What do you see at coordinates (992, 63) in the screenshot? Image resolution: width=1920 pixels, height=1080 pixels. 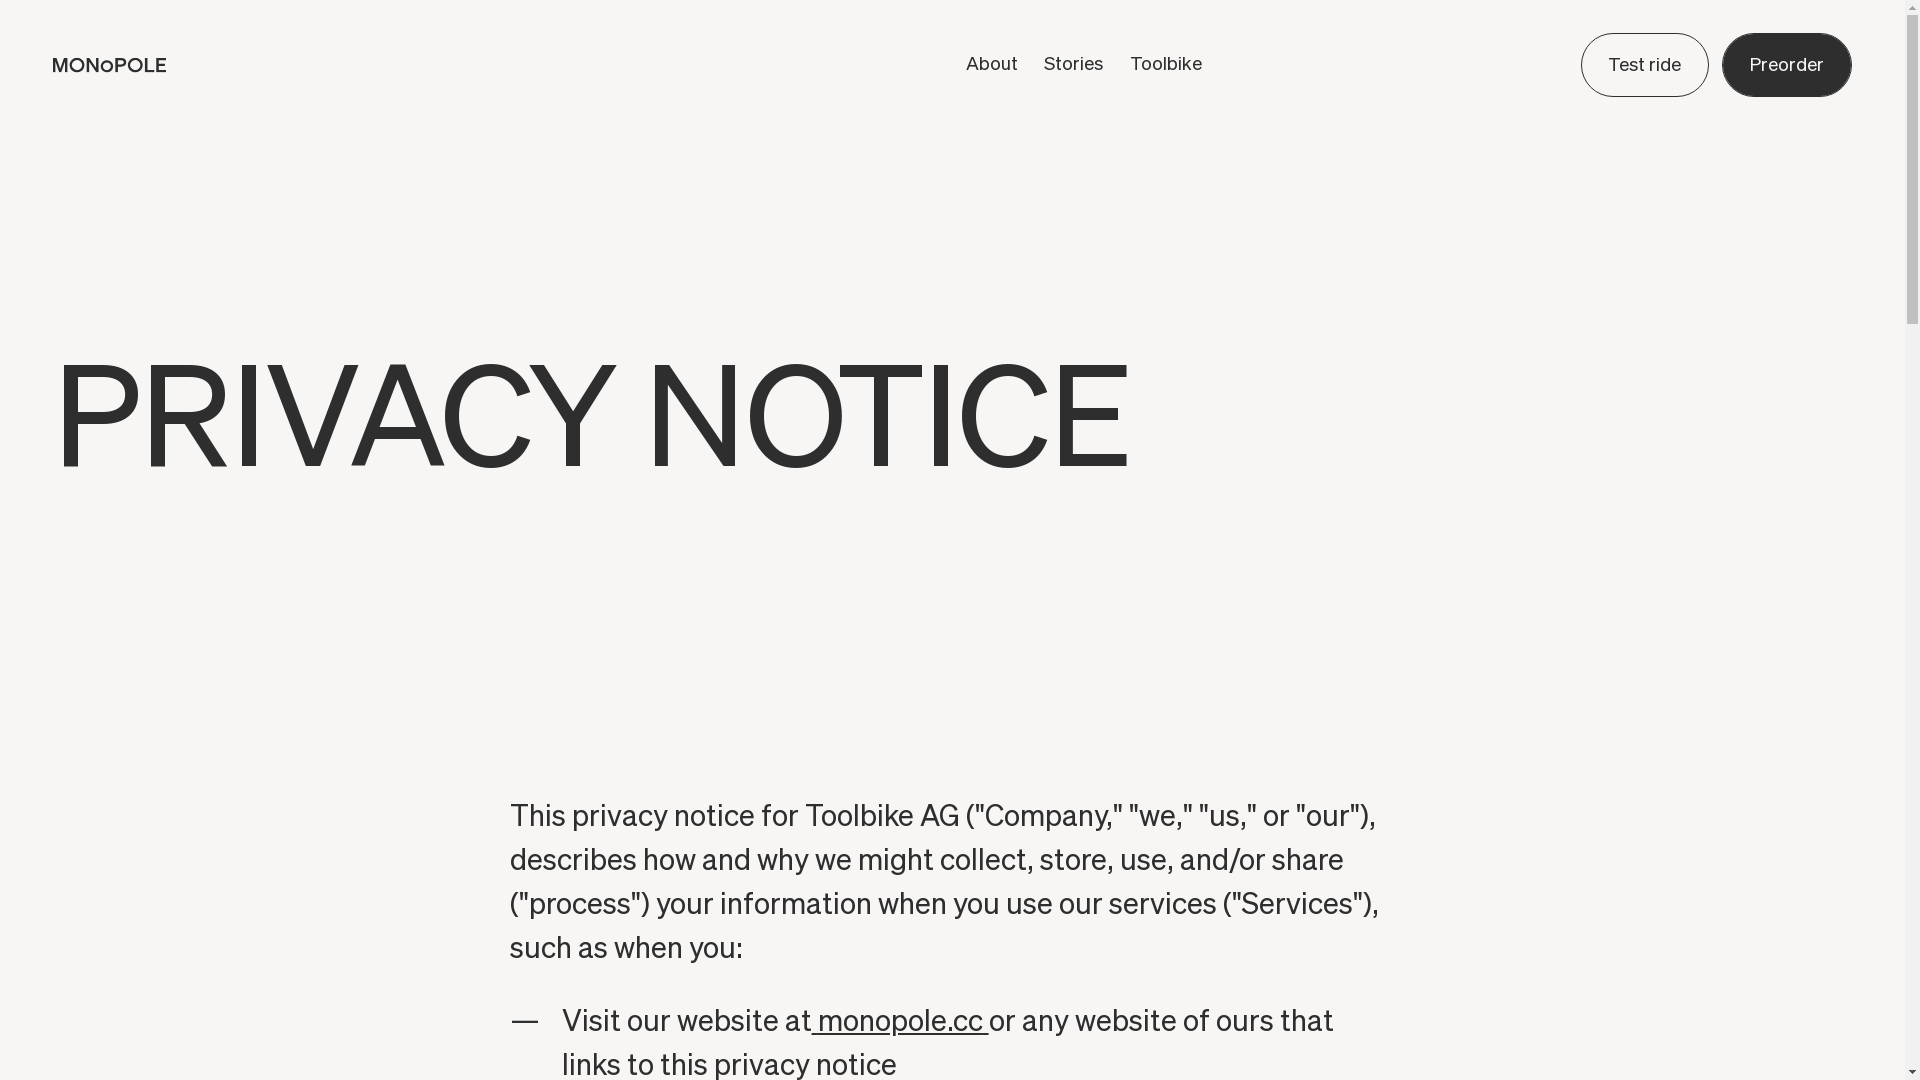 I see `'About'` at bounding box center [992, 63].